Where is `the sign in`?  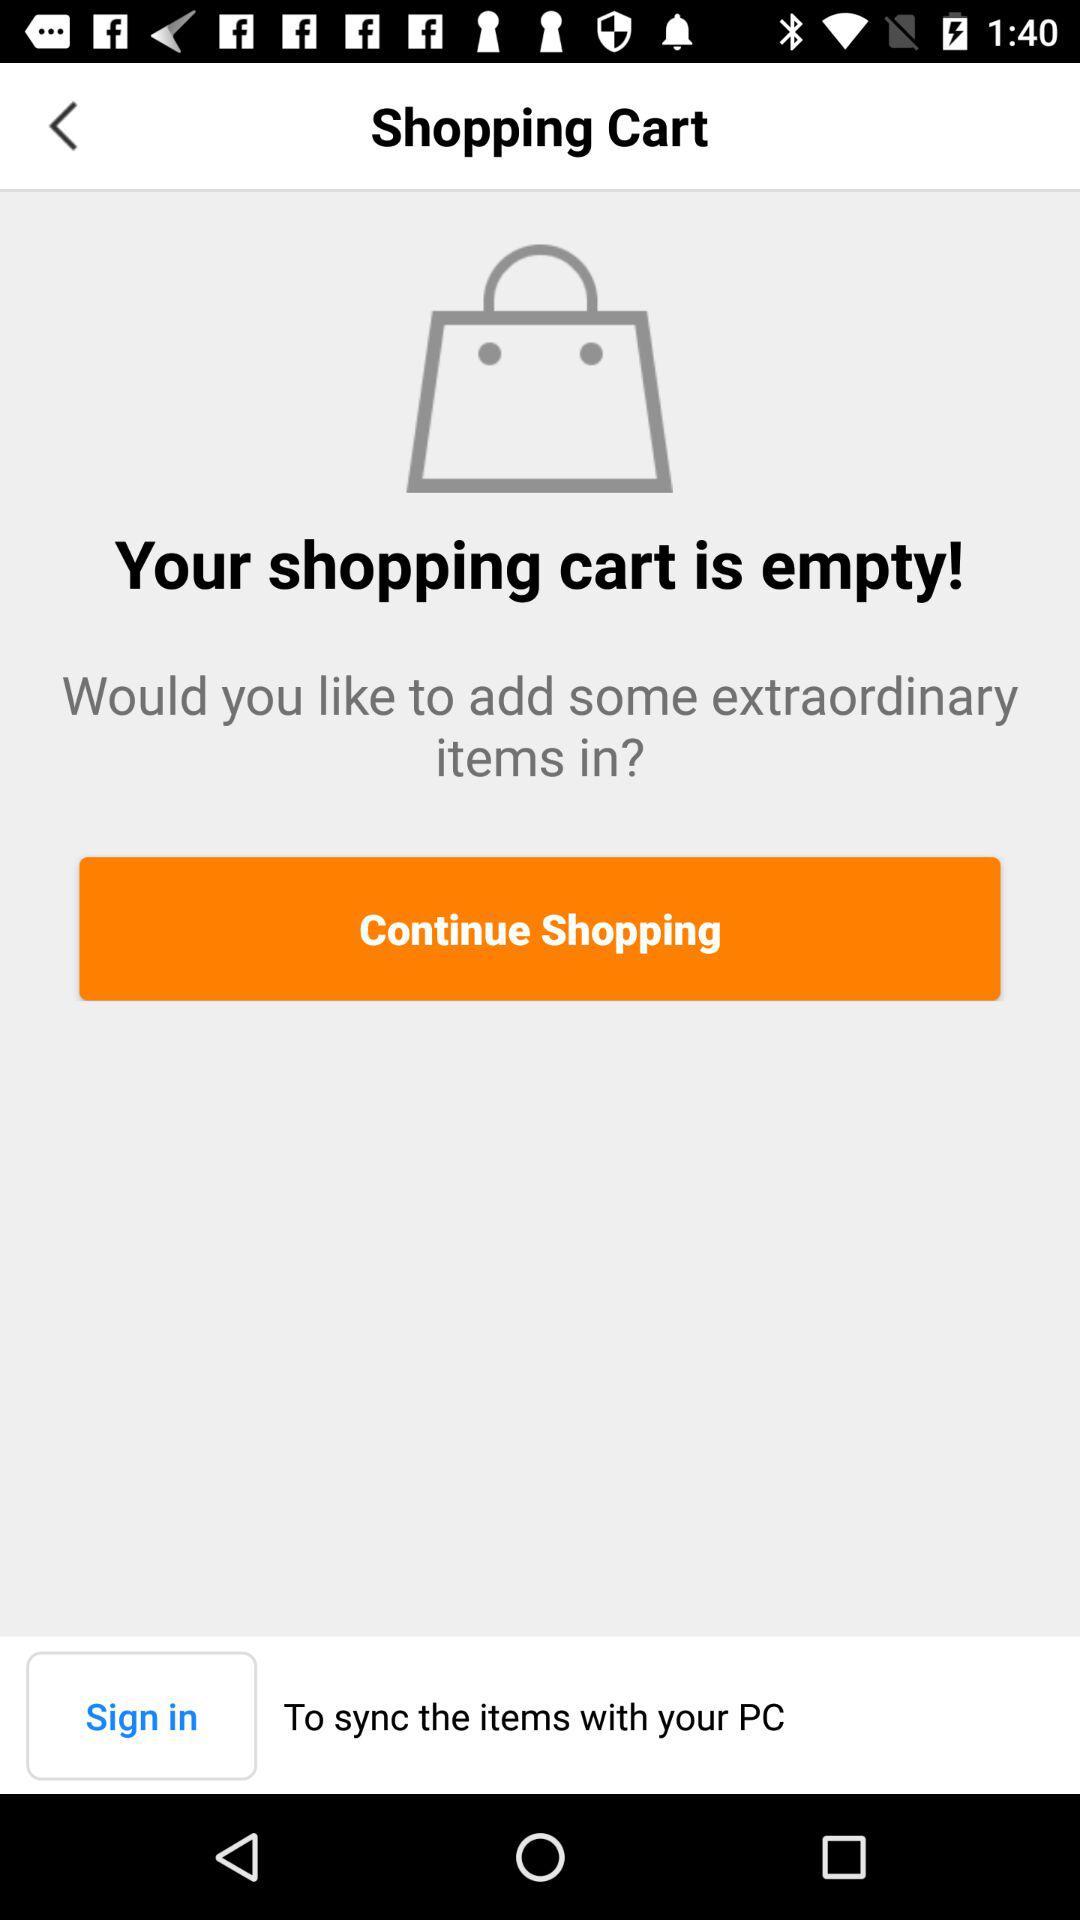
the sign in is located at coordinates (140, 1714).